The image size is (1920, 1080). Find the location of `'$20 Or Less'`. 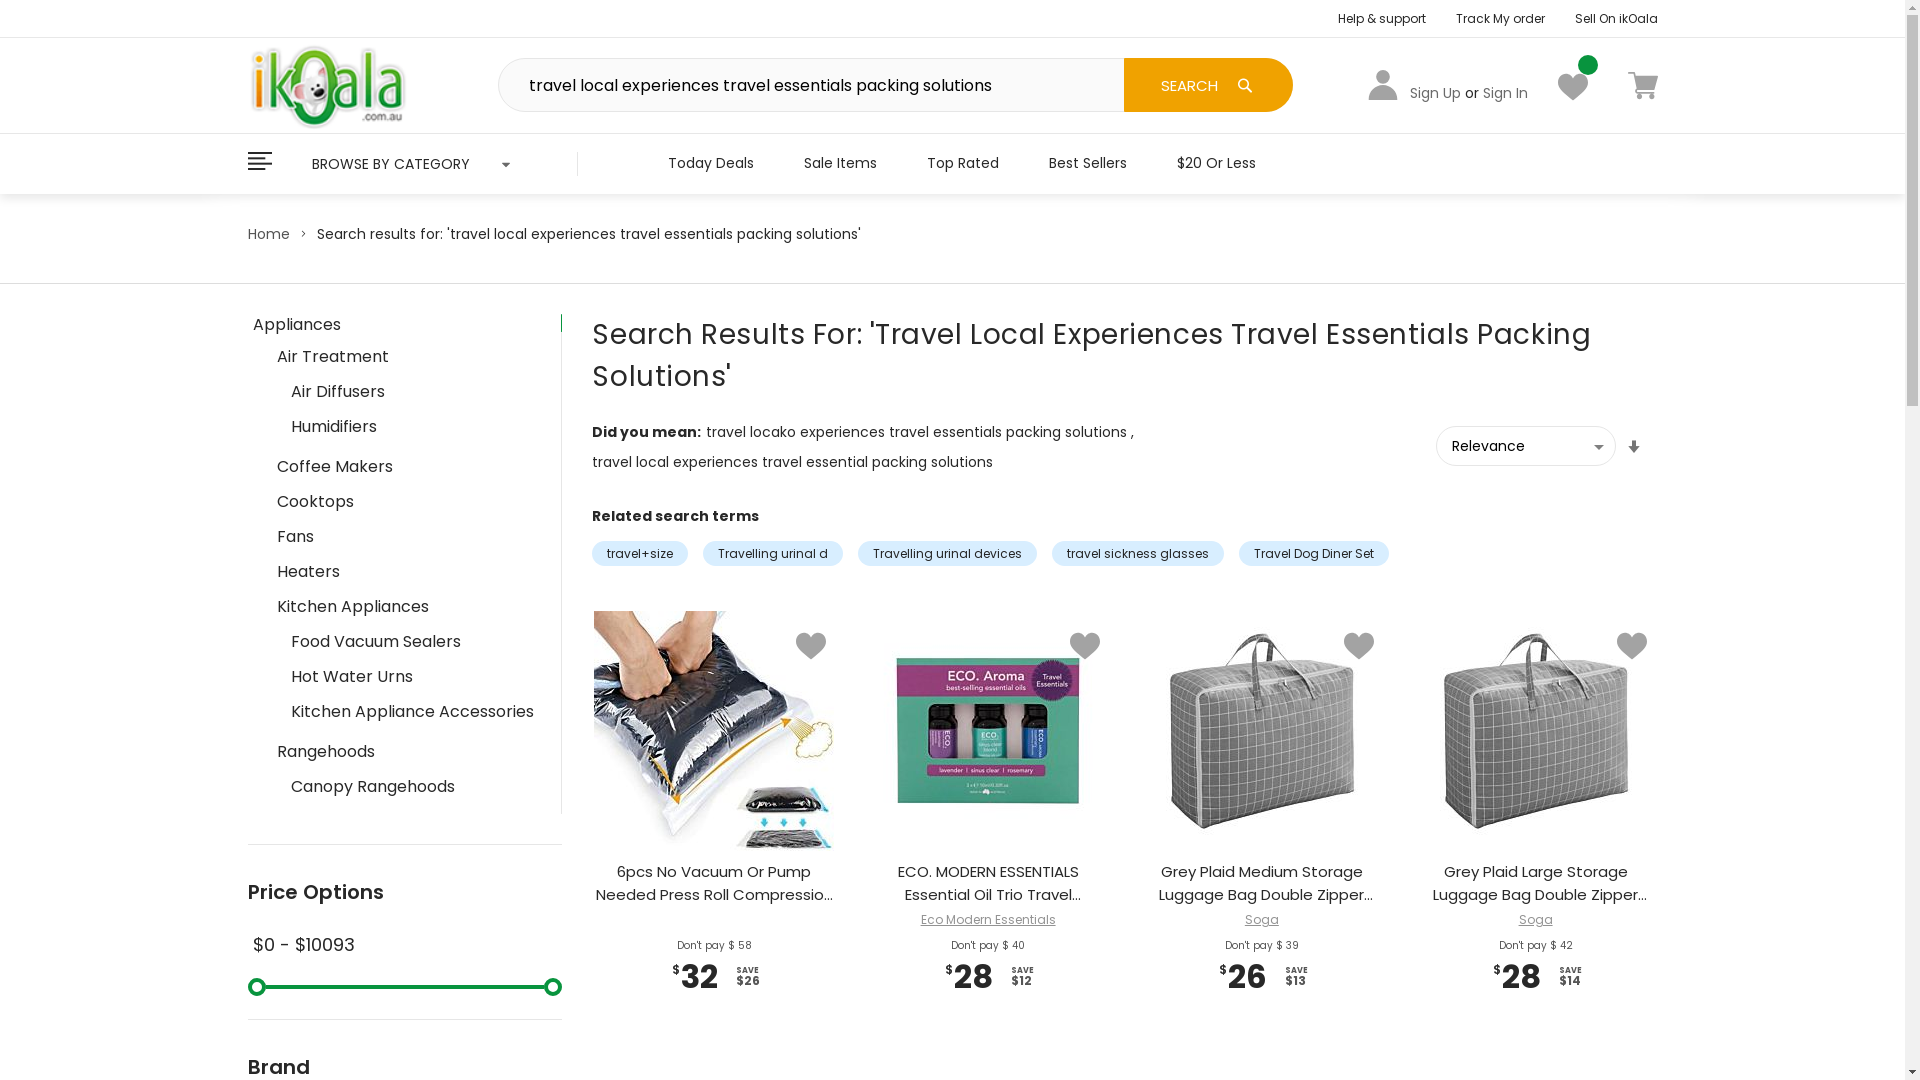

'$20 Or Less' is located at coordinates (1152, 161).